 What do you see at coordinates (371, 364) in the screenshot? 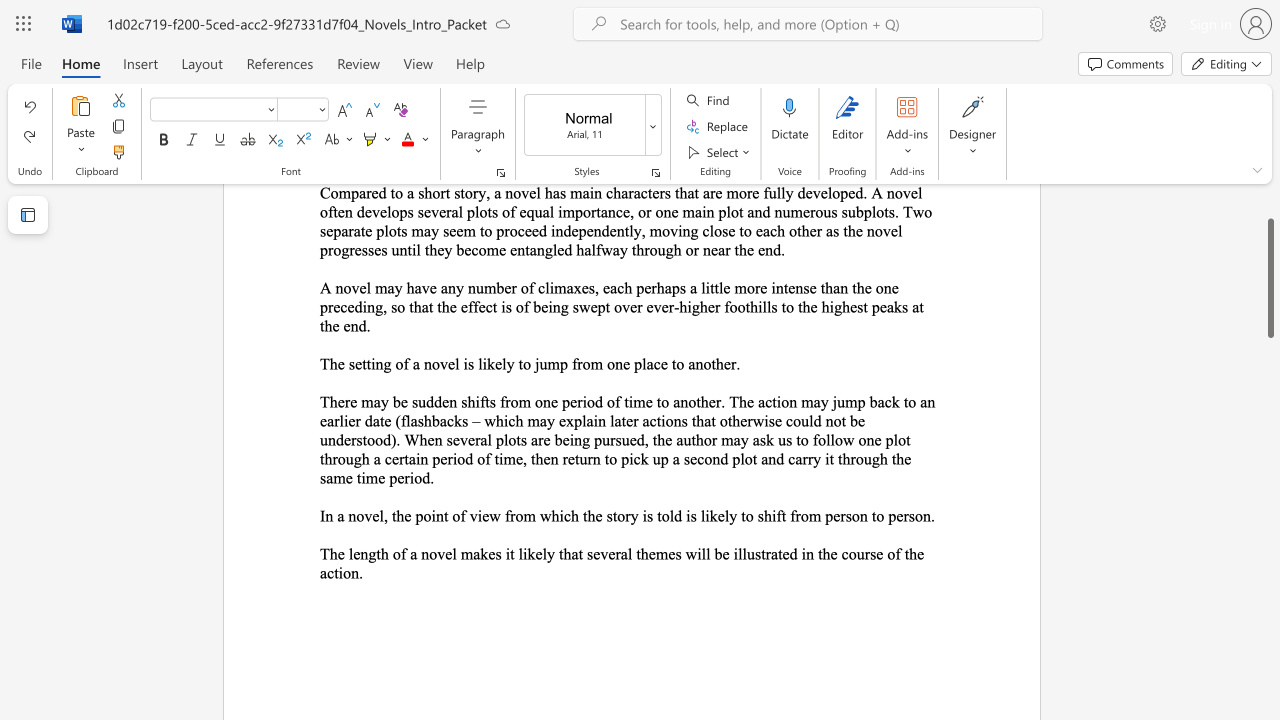
I see `the subset text "ing of a novel is likely to jump from one" within the text "The setting of a novel is likely to jump from one place to another."` at bounding box center [371, 364].